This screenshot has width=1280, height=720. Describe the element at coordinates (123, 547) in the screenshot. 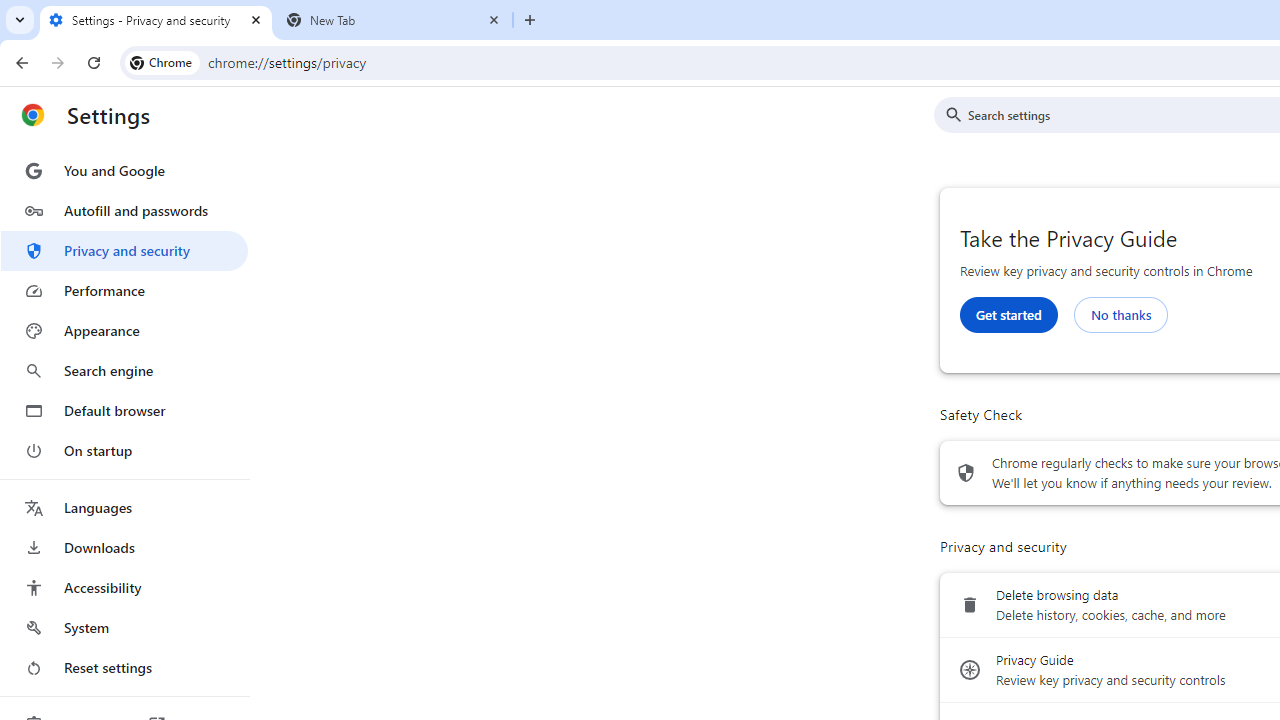

I see `'Downloads'` at that location.